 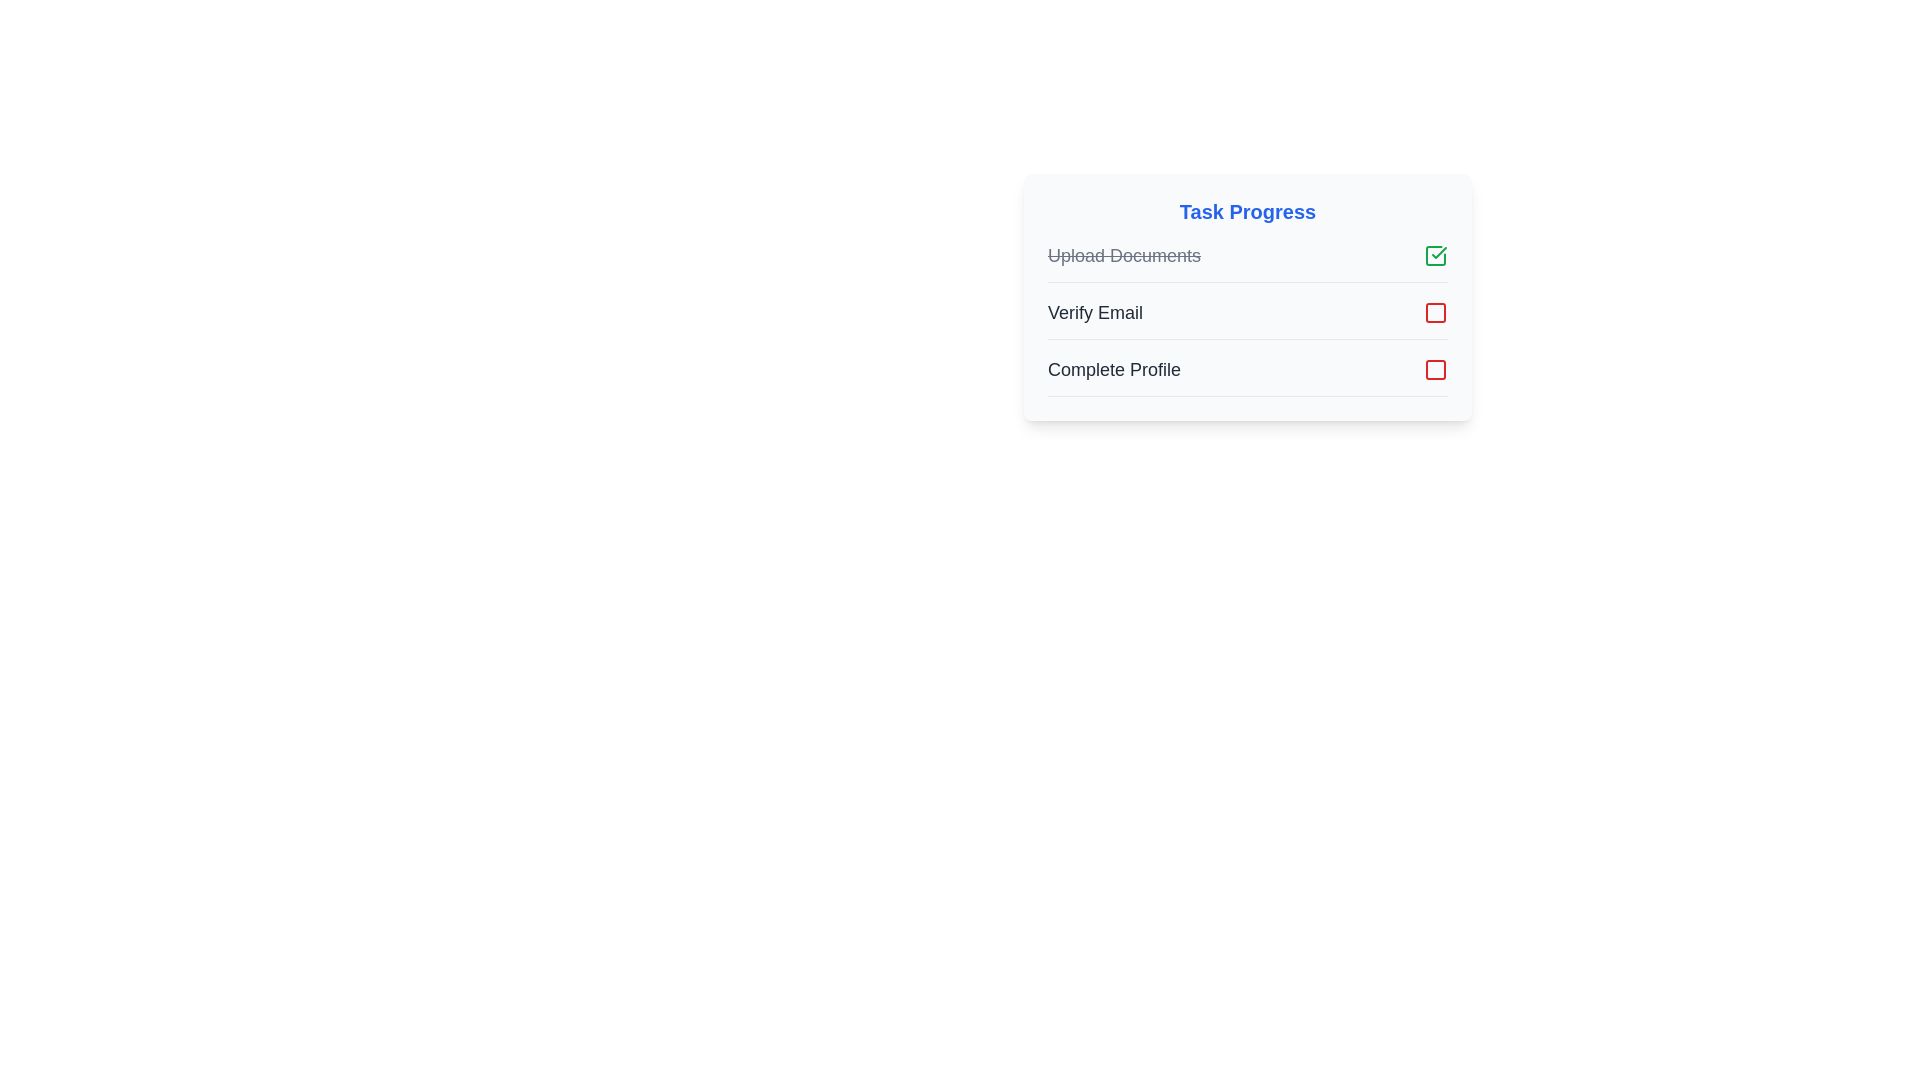 I want to click on the status of the green checkmark within the task progress indicator located in the top-right section of the 'Task Progress' card, adjacent to 'Upload Documents', so click(x=1434, y=254).